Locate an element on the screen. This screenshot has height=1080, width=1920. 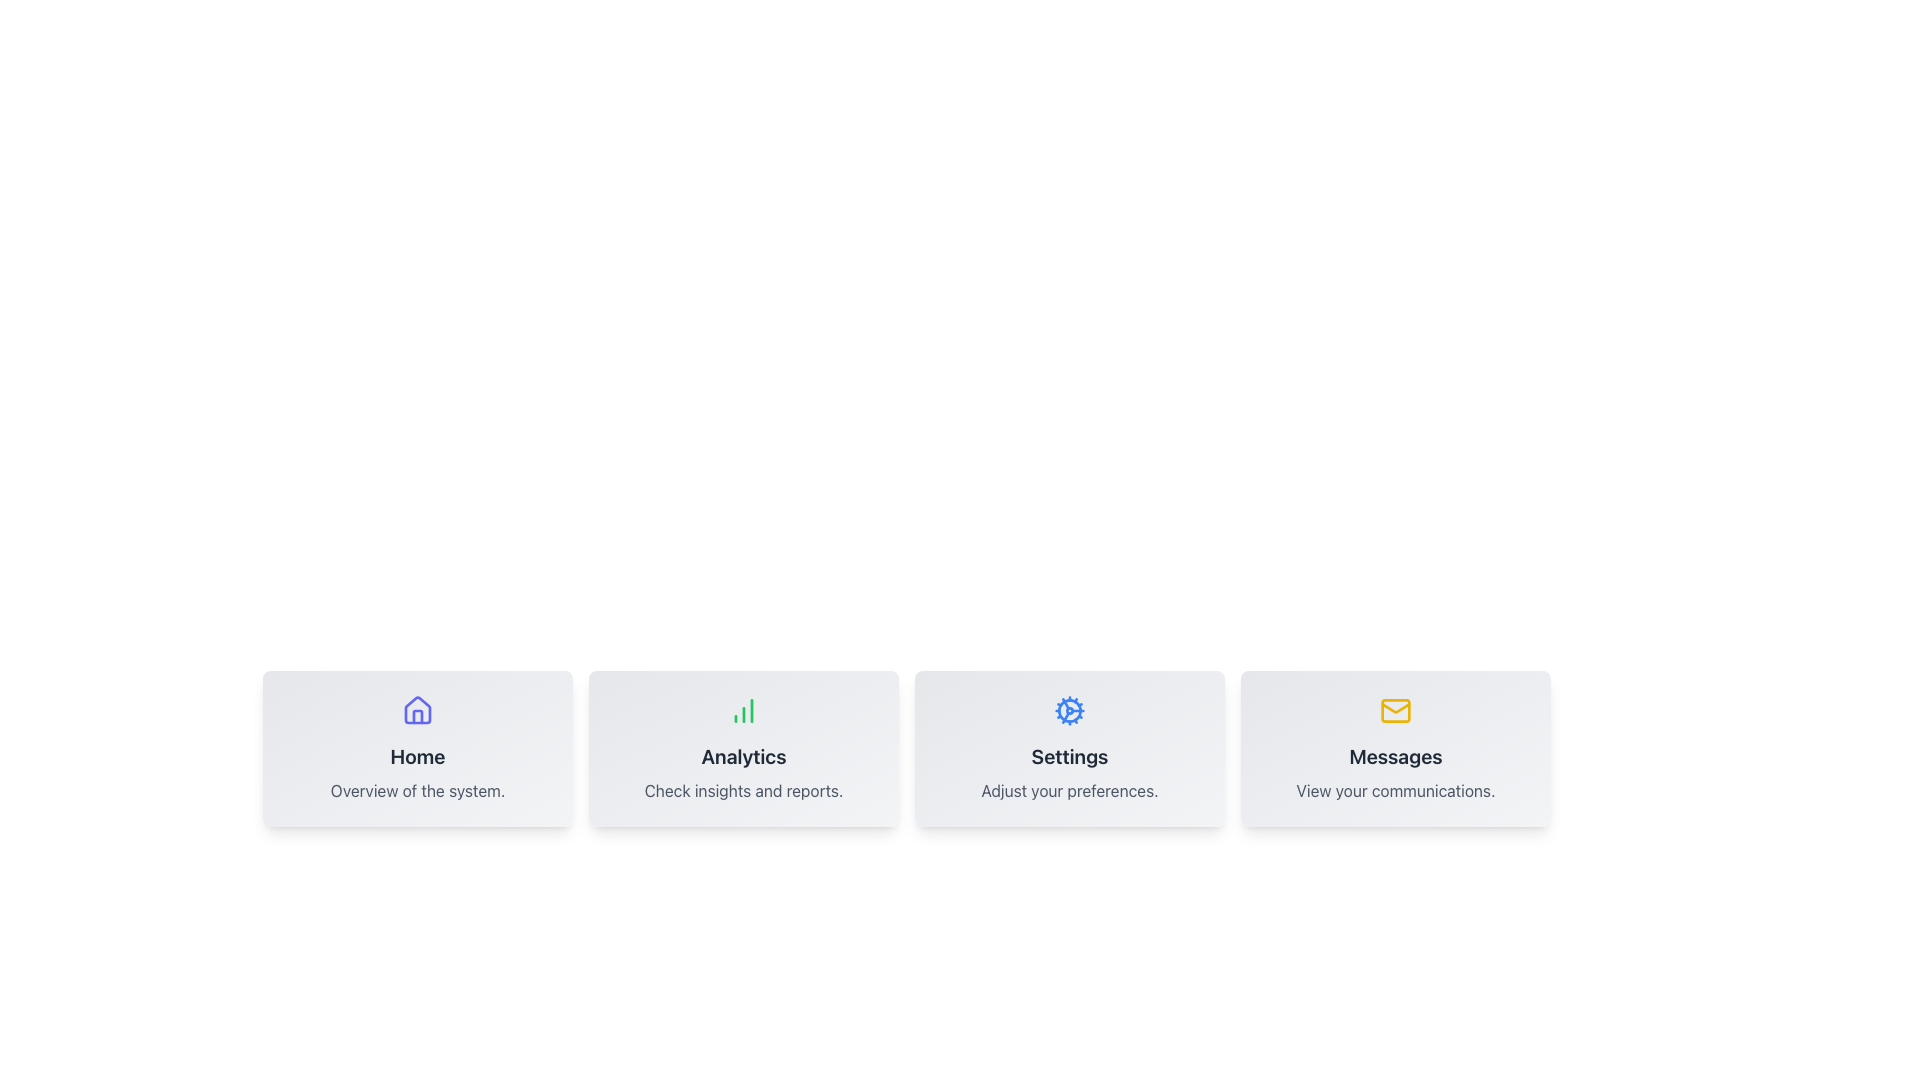
the rectangular base of the mail icon with a yellow outline, located within the envelope icon of the 'Messages' feature, which is the fourth card in the row of features is located at coordinates (1395, 709).